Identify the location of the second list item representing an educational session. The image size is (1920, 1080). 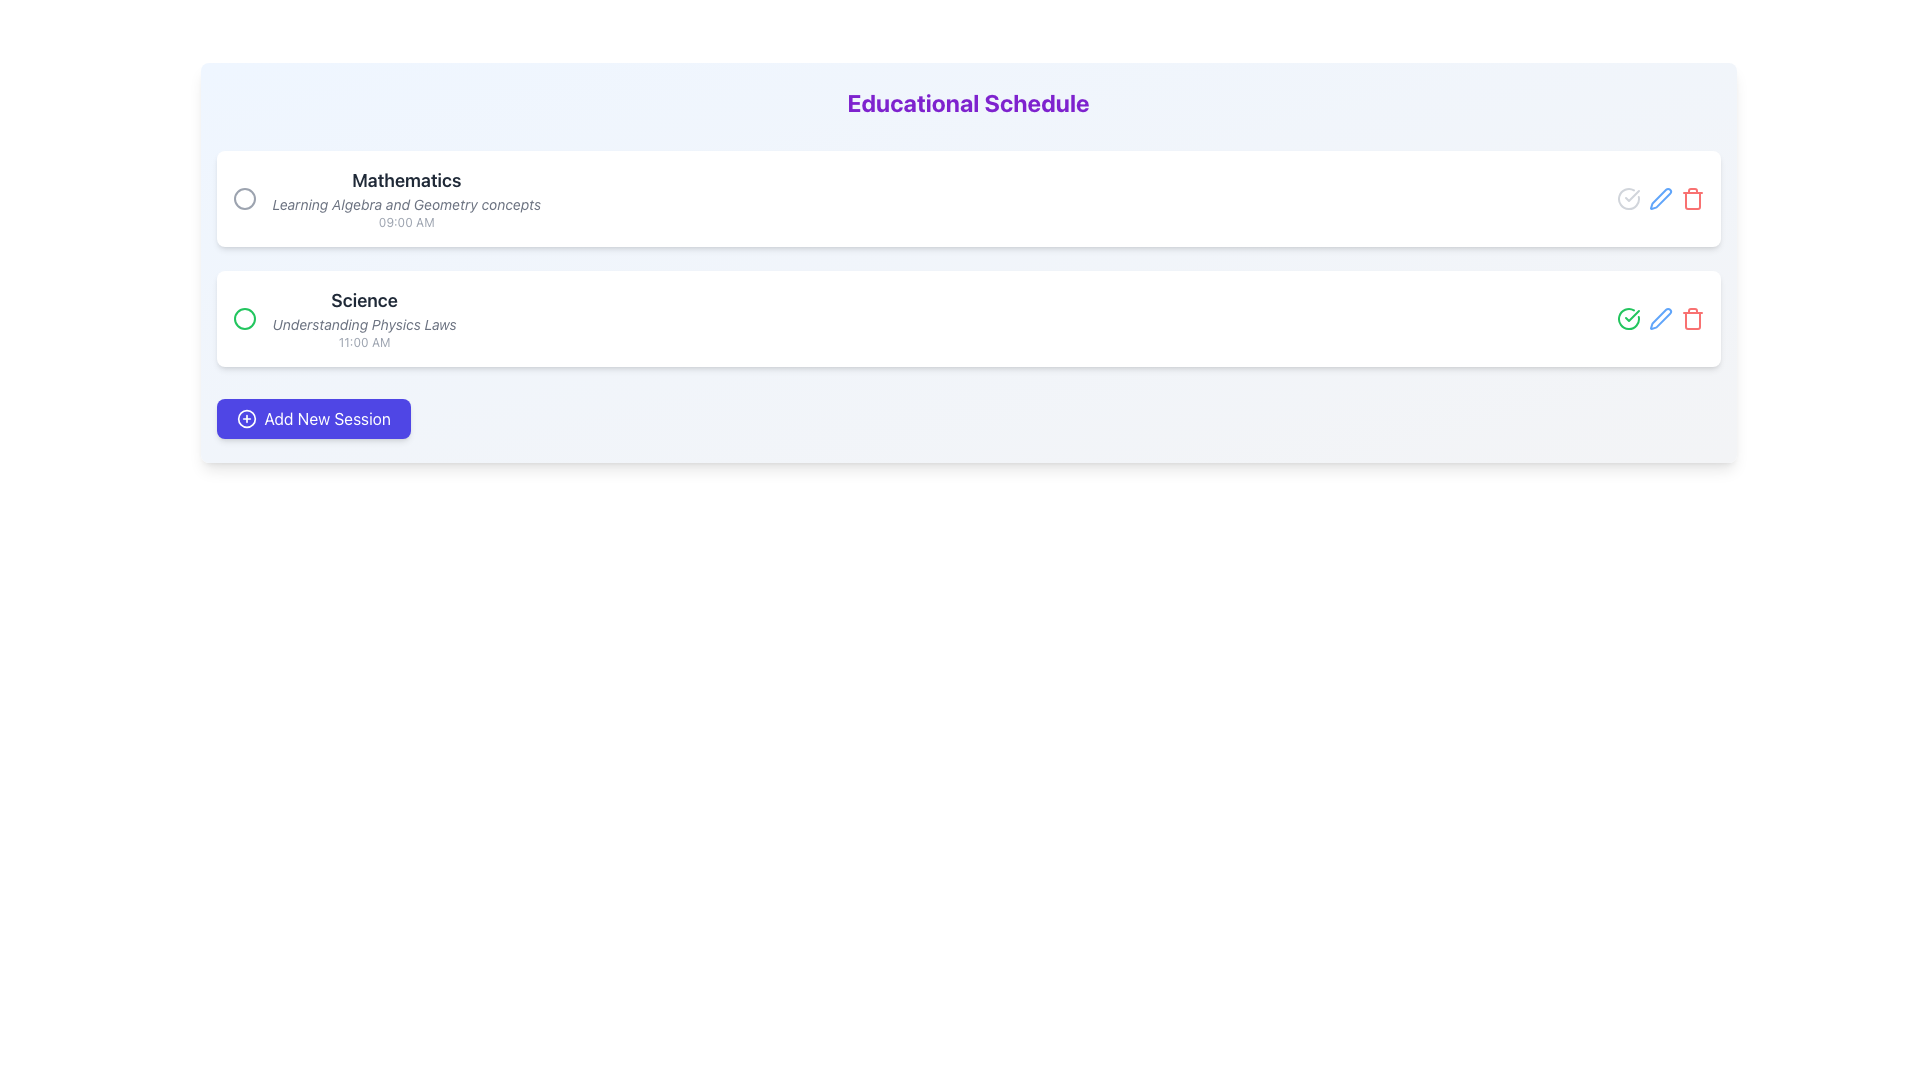
(344, 318).